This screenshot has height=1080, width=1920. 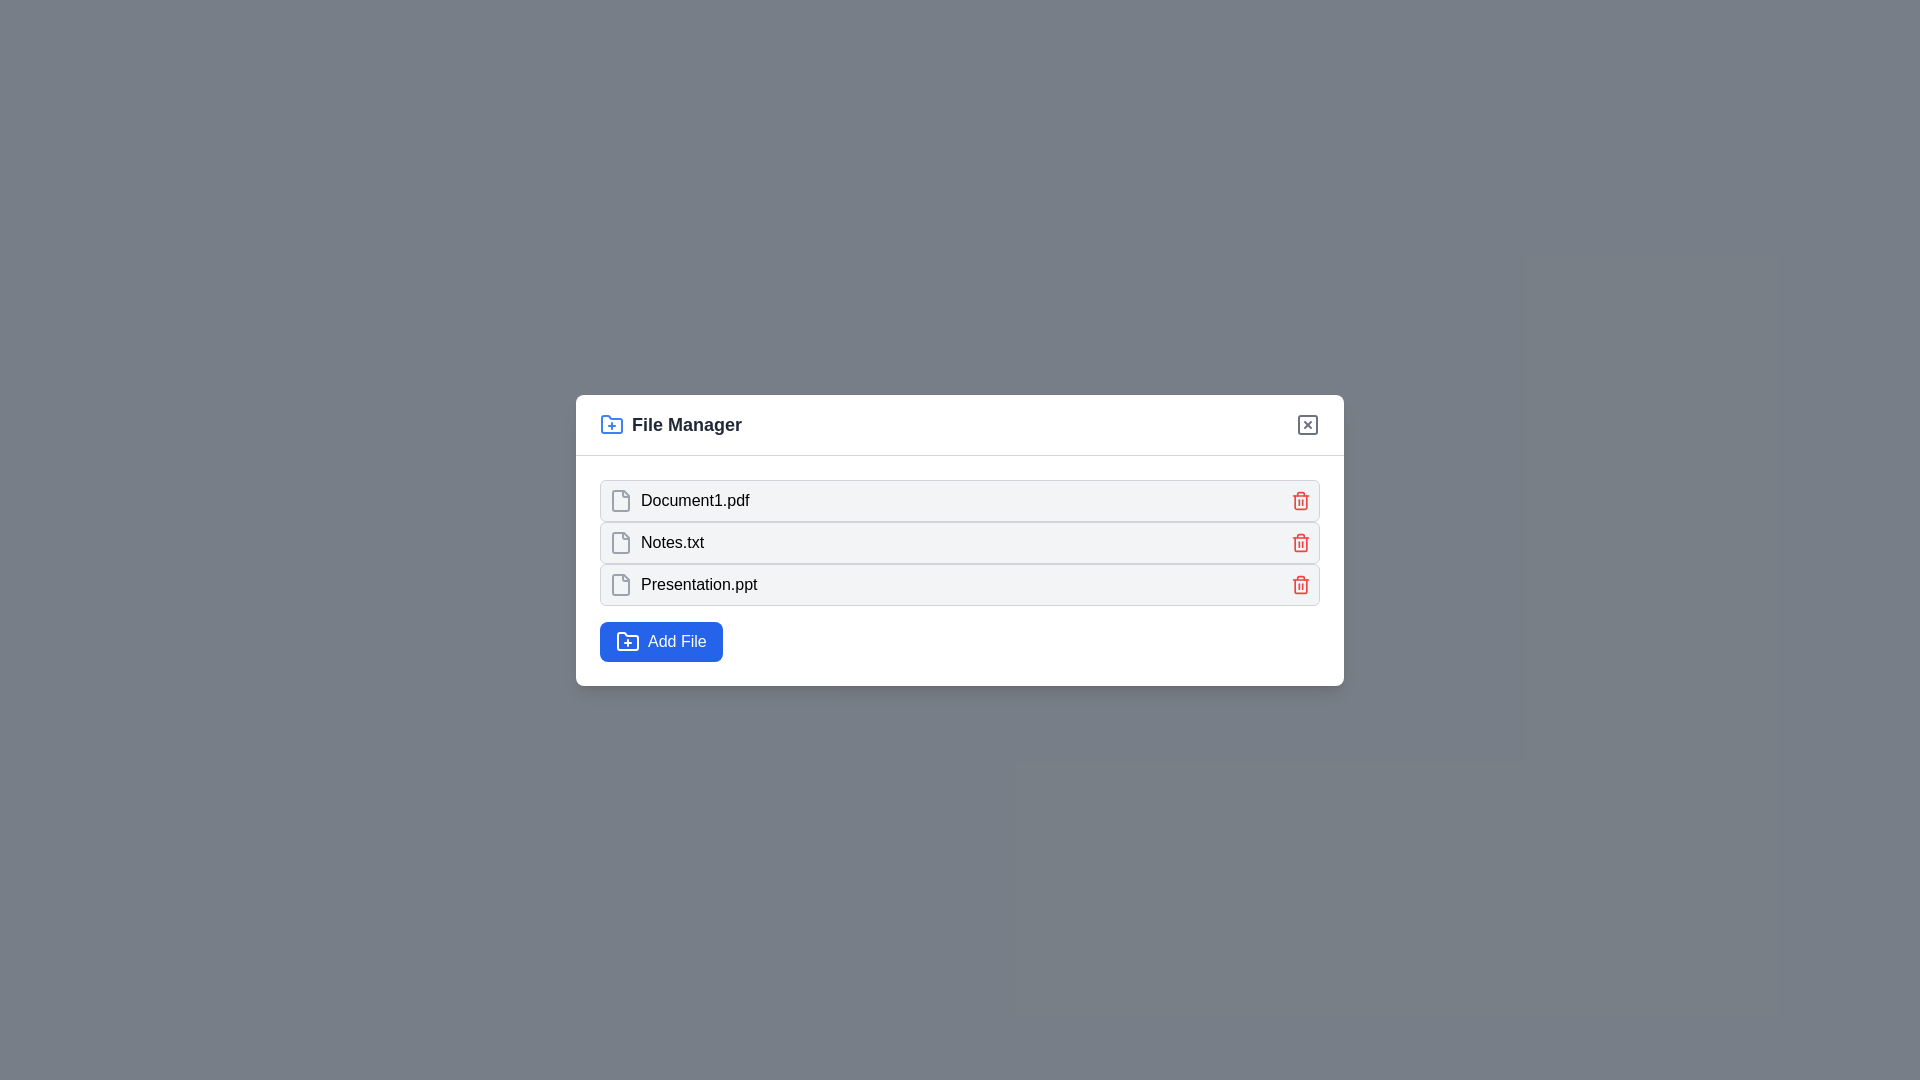 What do you see at coordinates (619, 499) in the screenshot?
I see `the document icon labeled 'Document1.pdf' located in the leftmost part of the first row of a vertical list in the file manager widget` at bounding box center [619, 499].